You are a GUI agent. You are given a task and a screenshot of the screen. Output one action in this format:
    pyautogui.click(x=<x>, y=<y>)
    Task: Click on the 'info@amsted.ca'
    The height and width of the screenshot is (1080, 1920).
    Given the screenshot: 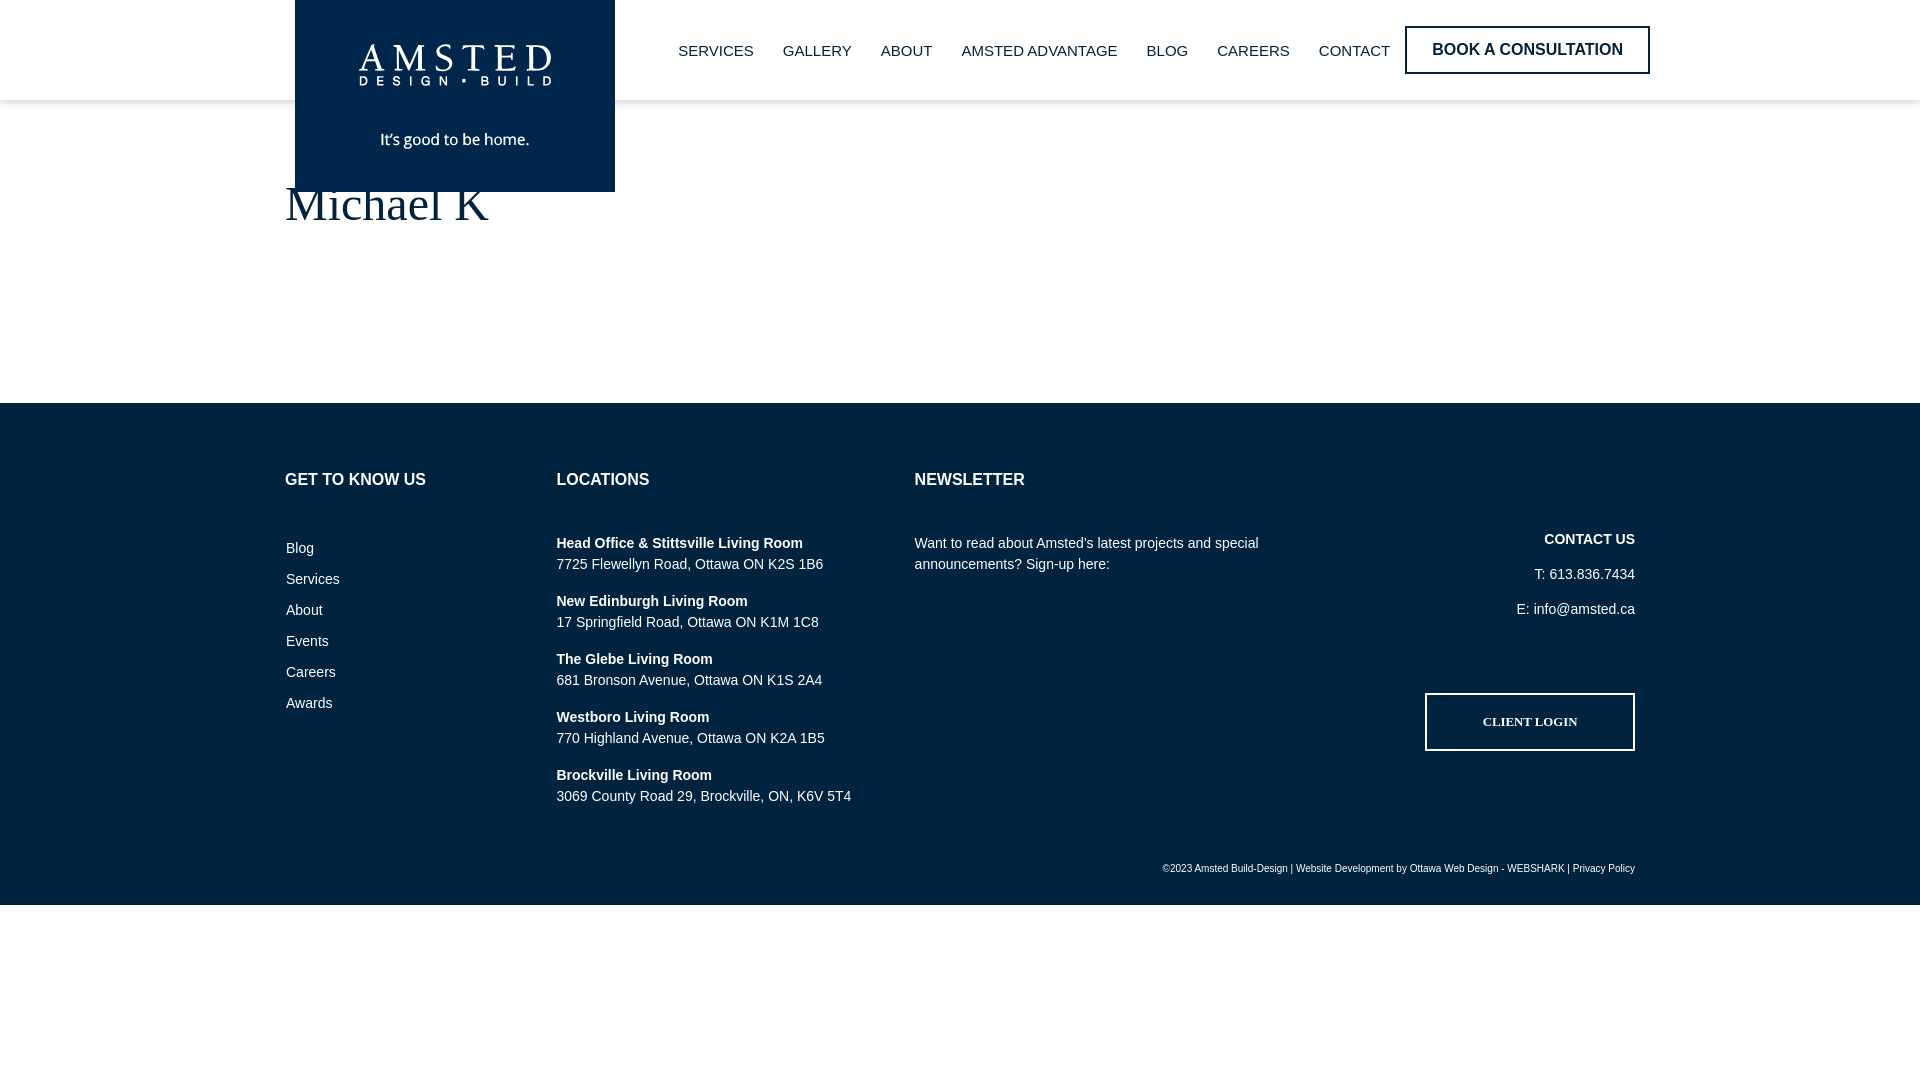 What is the action you would take?
    pyautogui.click(x=1583, y=608)
    